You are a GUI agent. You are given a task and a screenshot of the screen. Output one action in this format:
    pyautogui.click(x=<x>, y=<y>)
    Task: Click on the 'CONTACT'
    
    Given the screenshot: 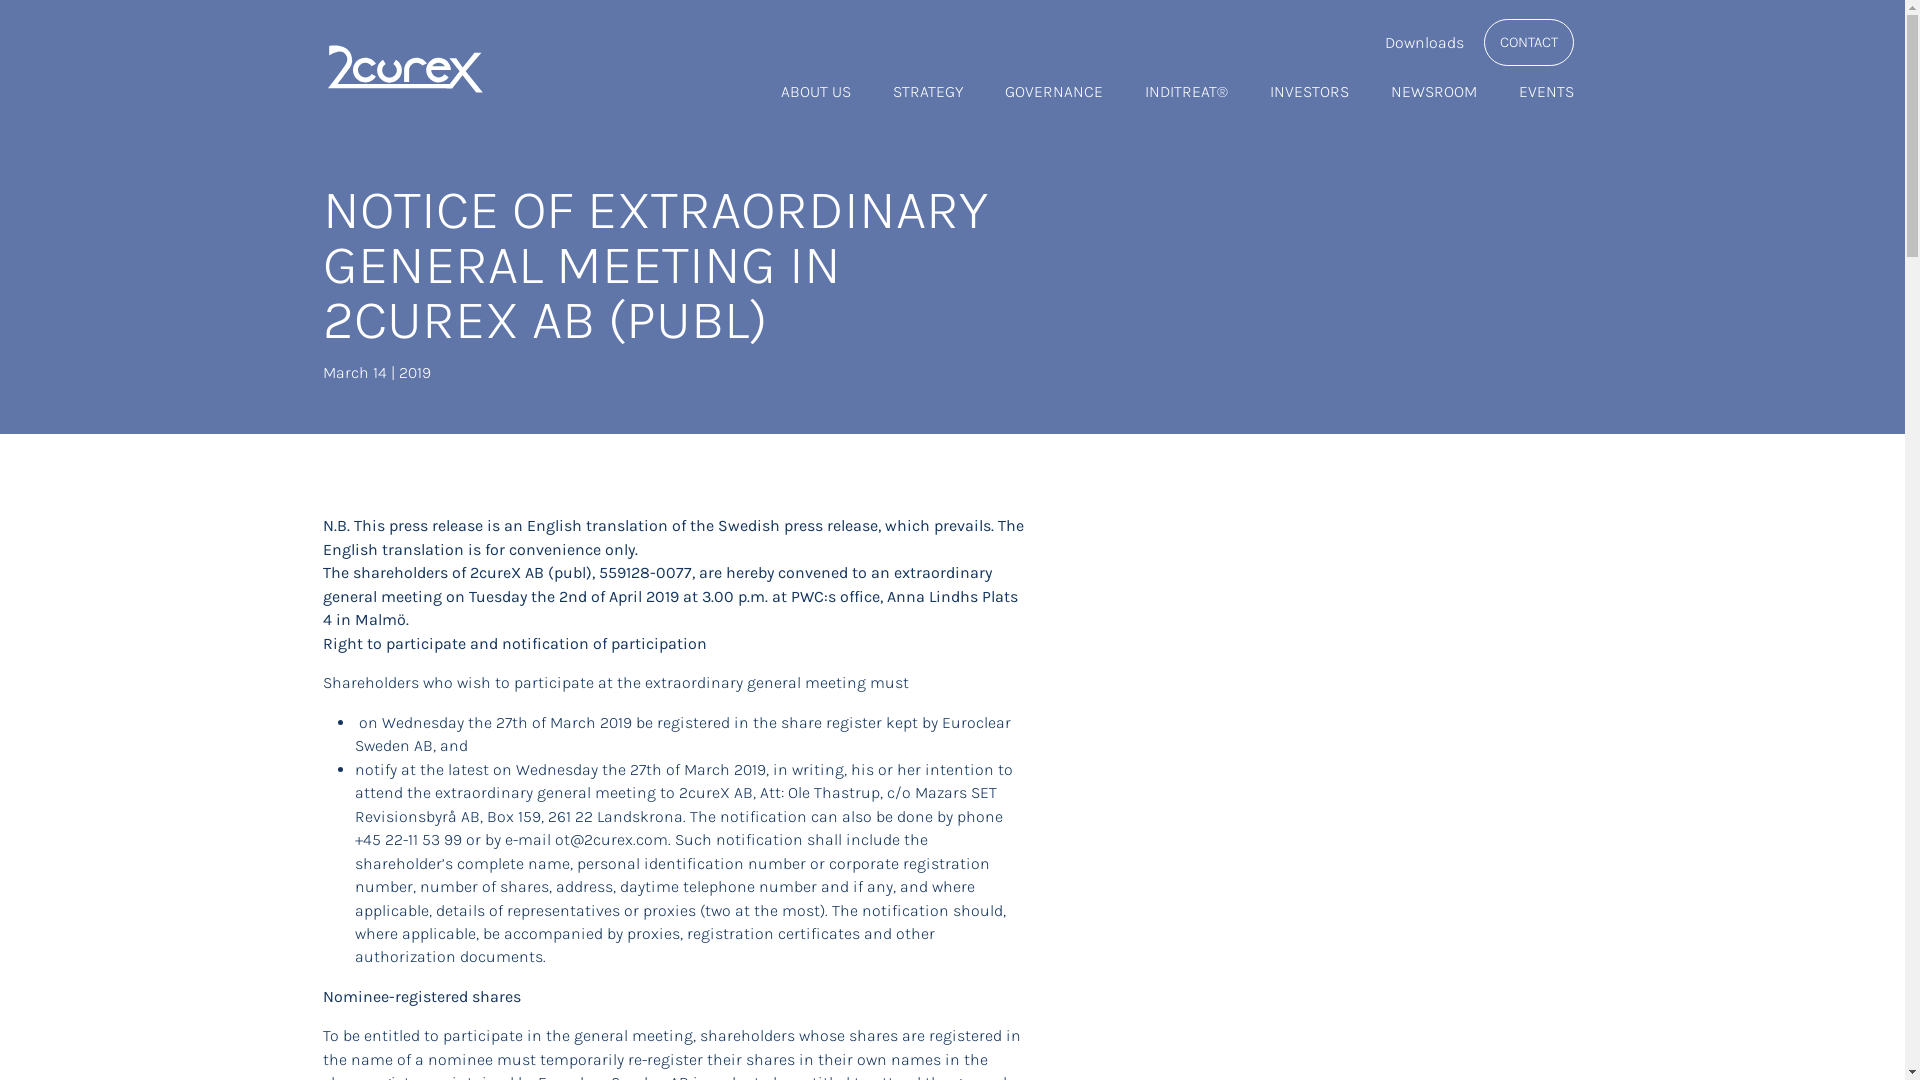 What is the action you would take?
    pyautogui.click(x=1528, y=42)
    